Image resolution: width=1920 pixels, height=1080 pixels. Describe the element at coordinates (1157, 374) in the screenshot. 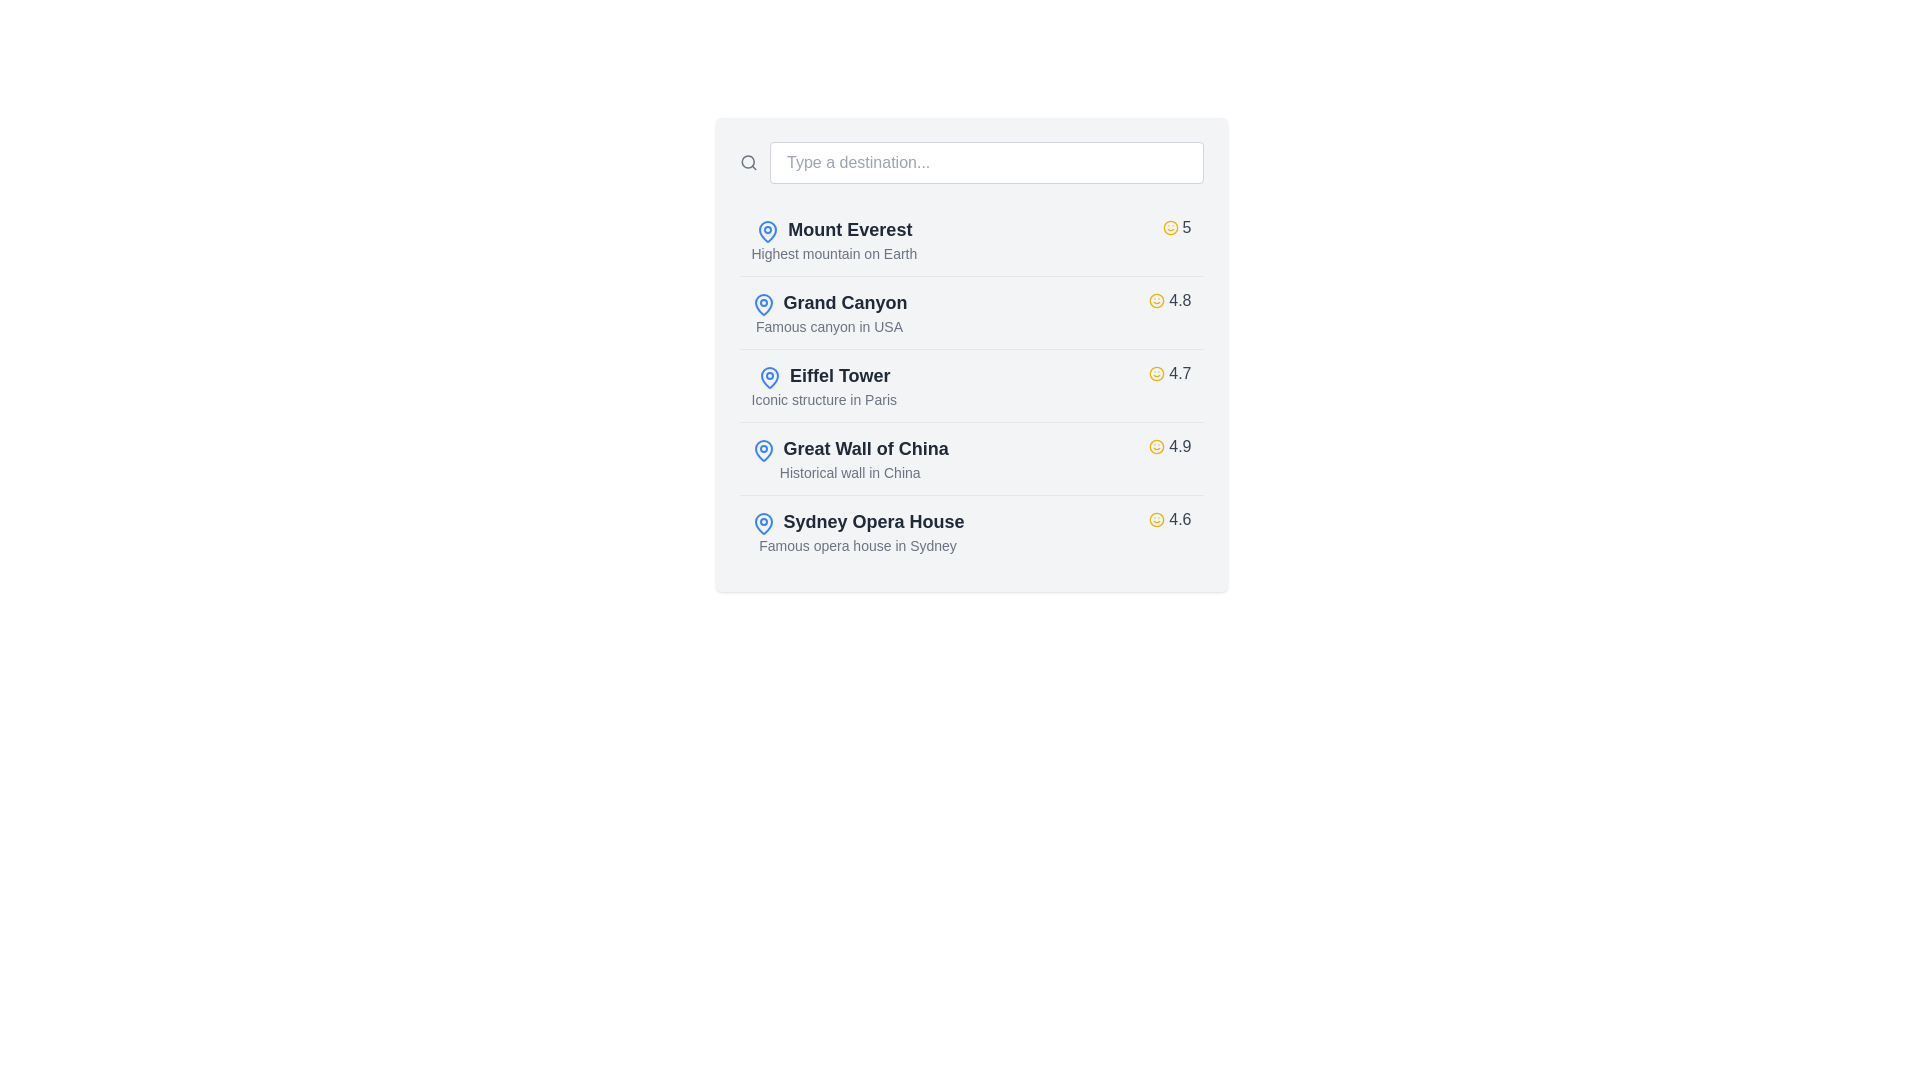

I see `the smiley icon representing a happy face, which is located to the left of the rating '4.7' for the 'Eiffel Tower' entry` at that location.